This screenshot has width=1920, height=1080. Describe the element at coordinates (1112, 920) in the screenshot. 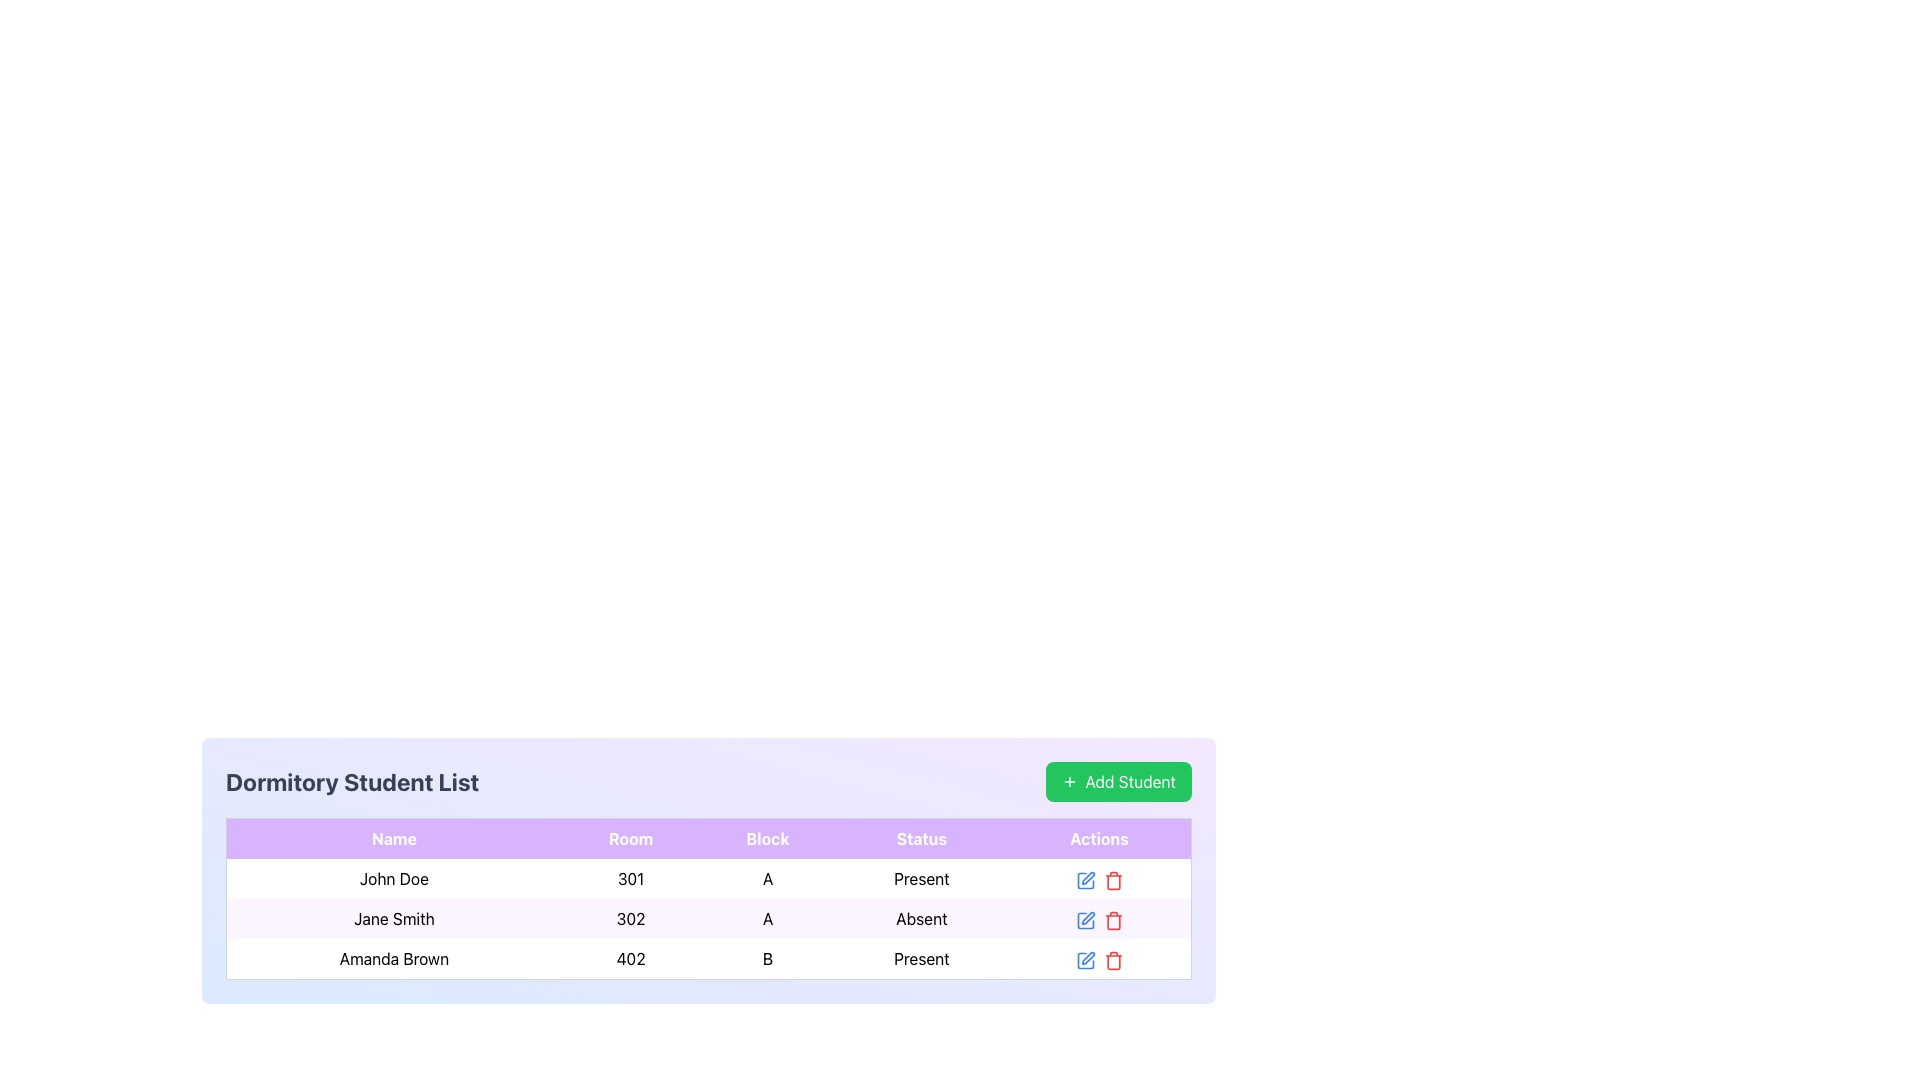

I see `the delete icon button in the Actions column of the table associated with the entry 'Jane Smith'` at that location.